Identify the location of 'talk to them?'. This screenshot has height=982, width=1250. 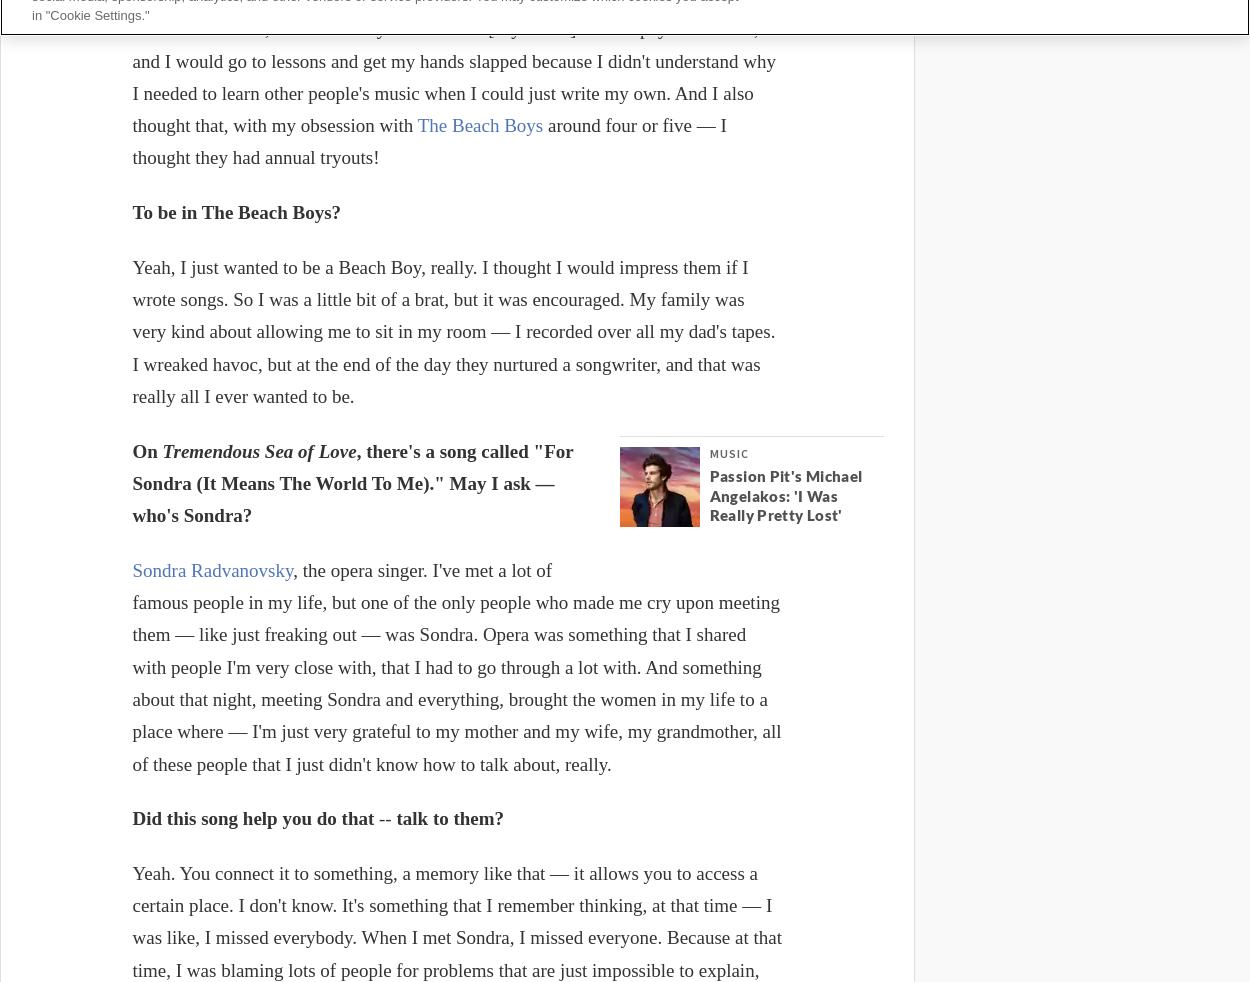
(396, 818).